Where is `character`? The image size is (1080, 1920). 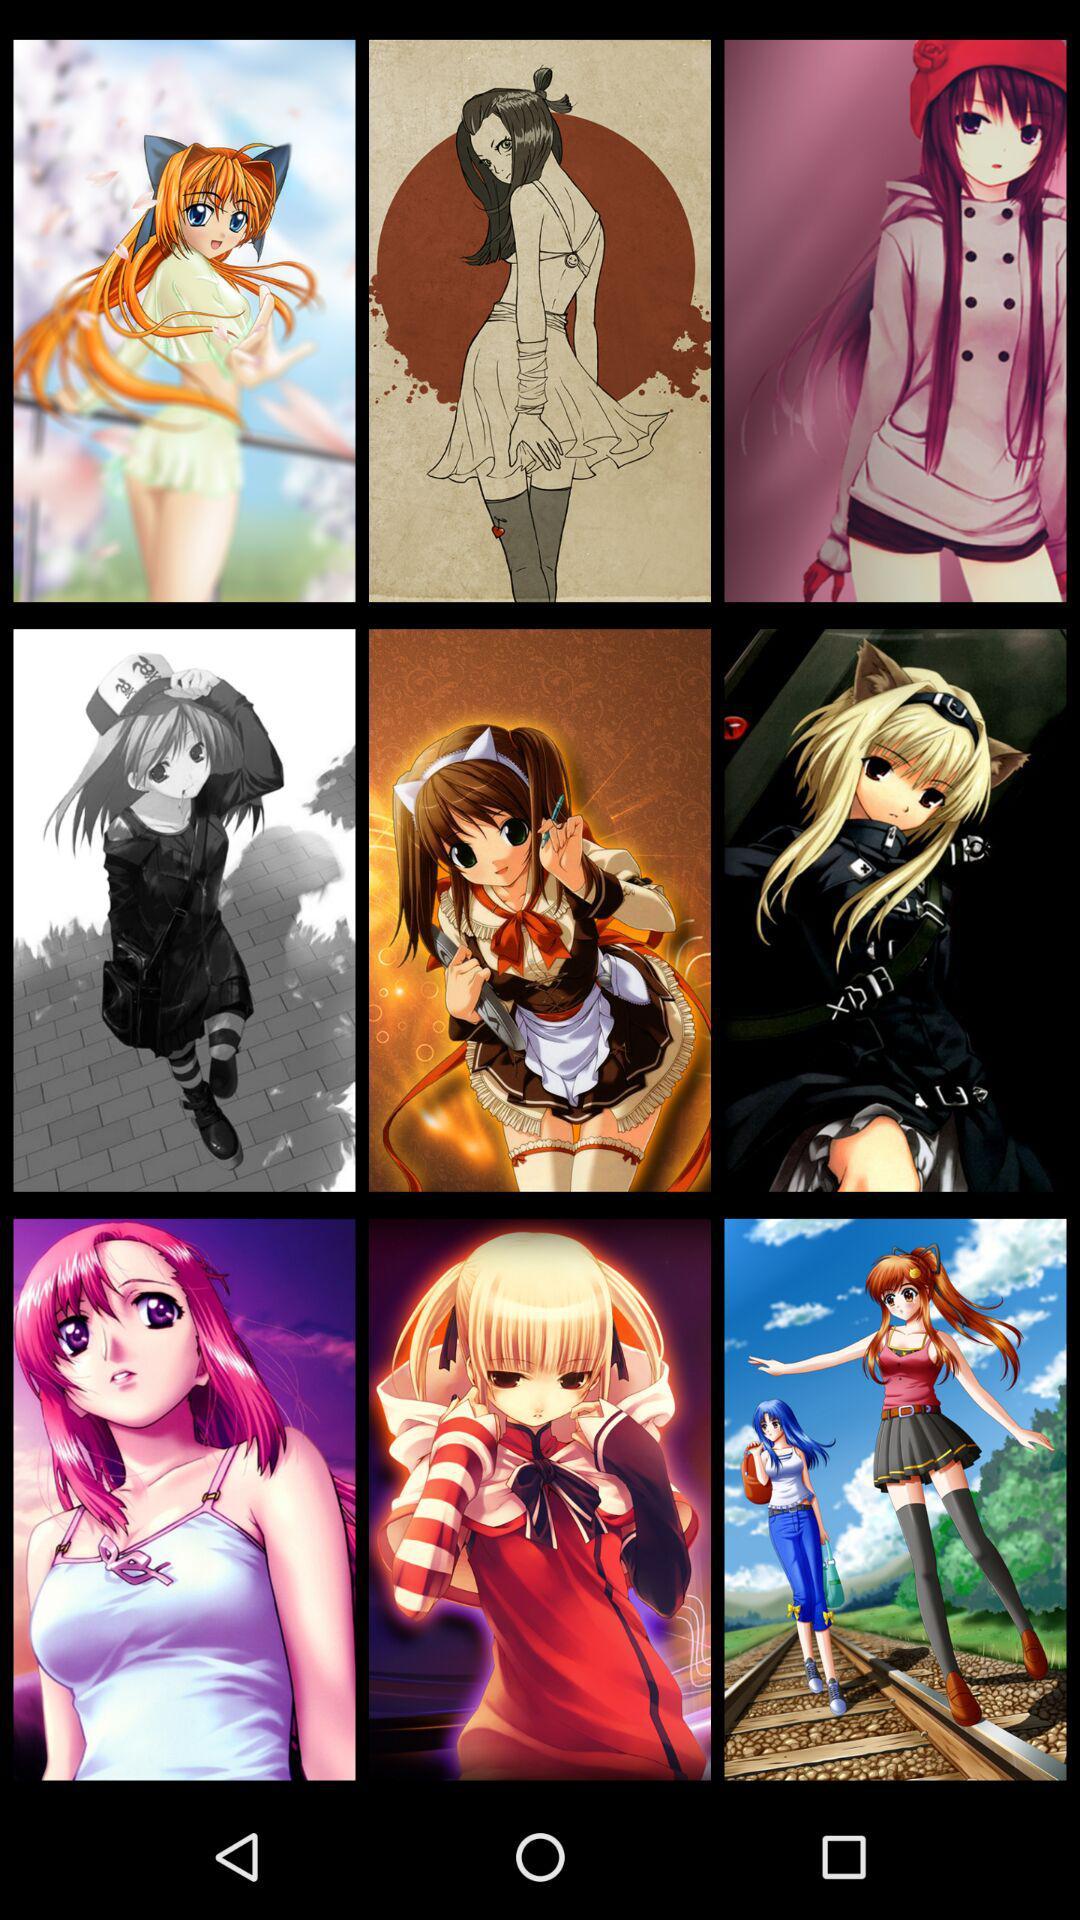
character is located at coordinates (184, 909).